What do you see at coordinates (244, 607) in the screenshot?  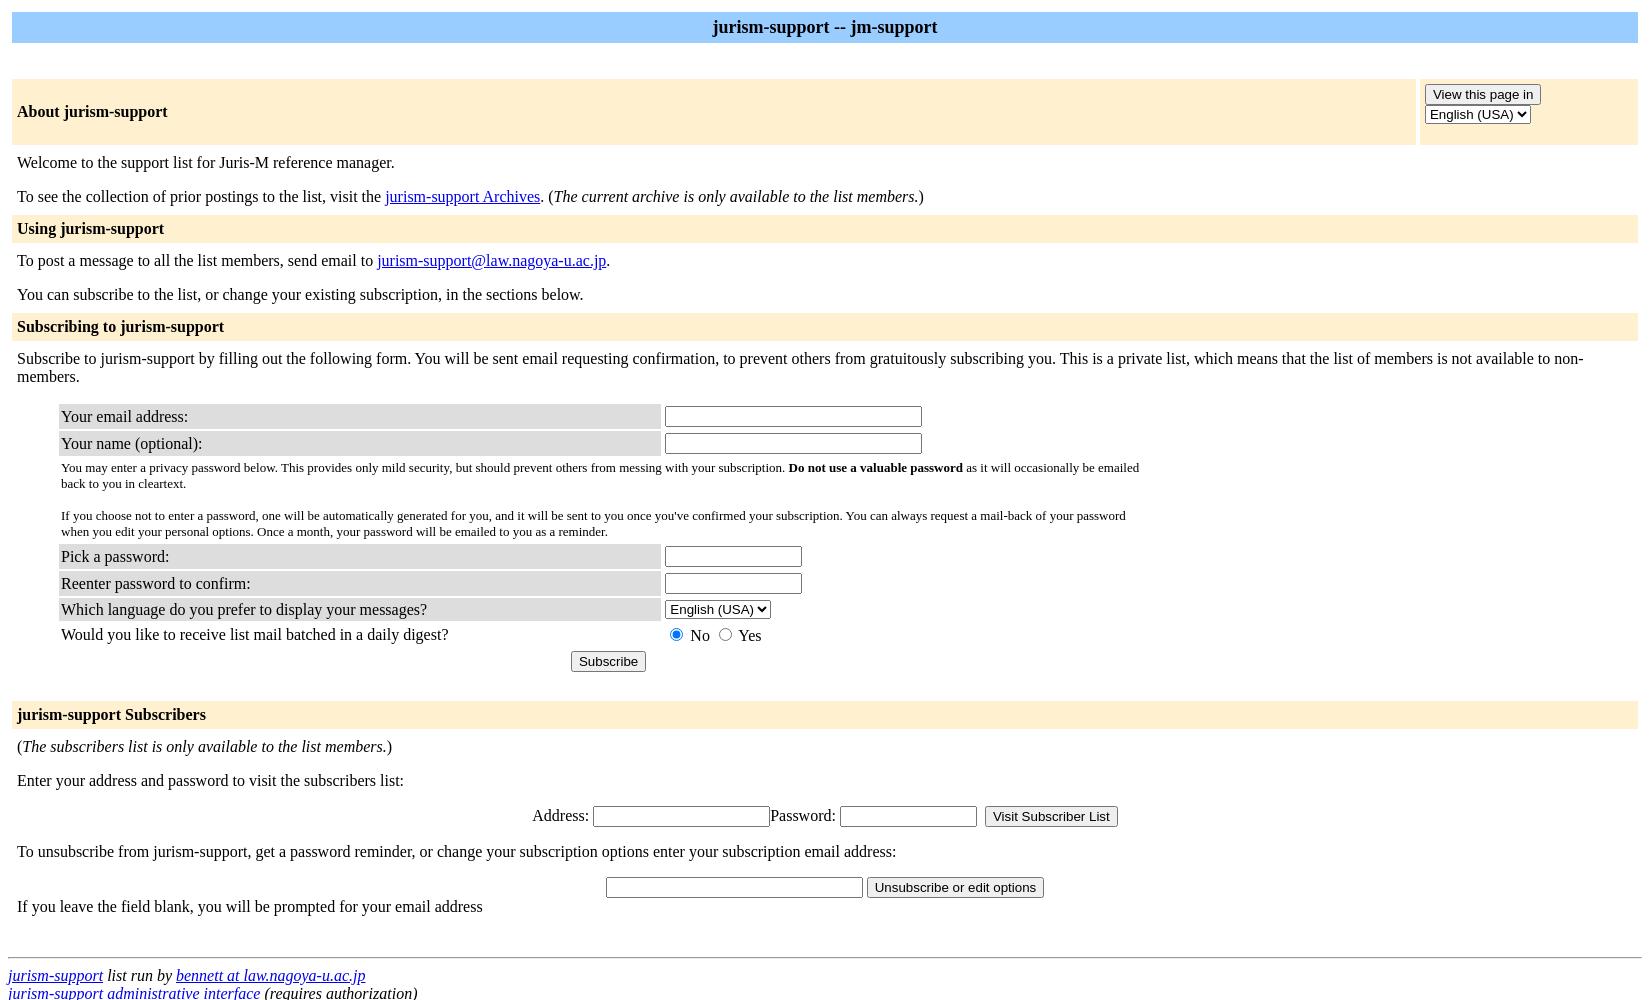 I see `'Which language do you prefer to display your messages?'` at bounding box center [244, 607].